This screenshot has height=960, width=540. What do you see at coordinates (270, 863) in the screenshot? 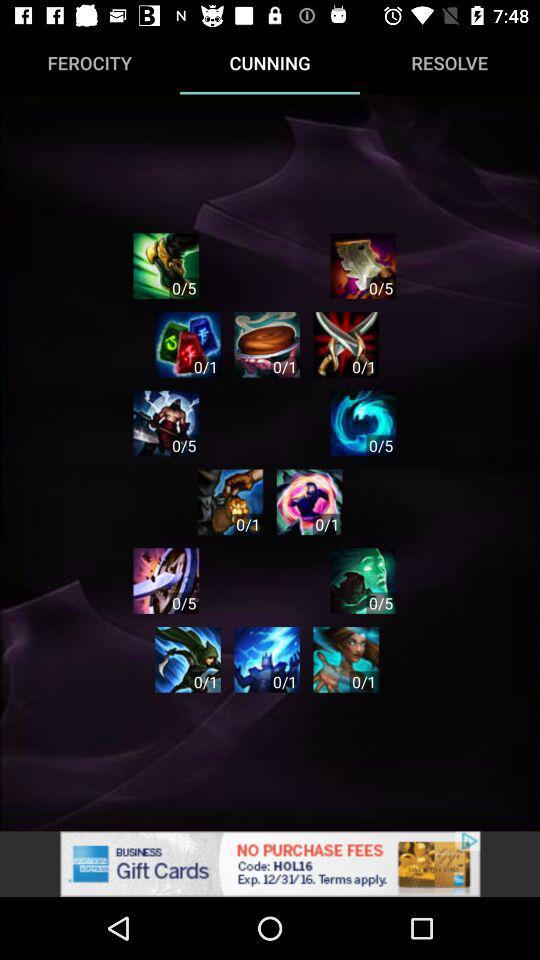
I see `the advertisement` at bounding box center [270, 863].